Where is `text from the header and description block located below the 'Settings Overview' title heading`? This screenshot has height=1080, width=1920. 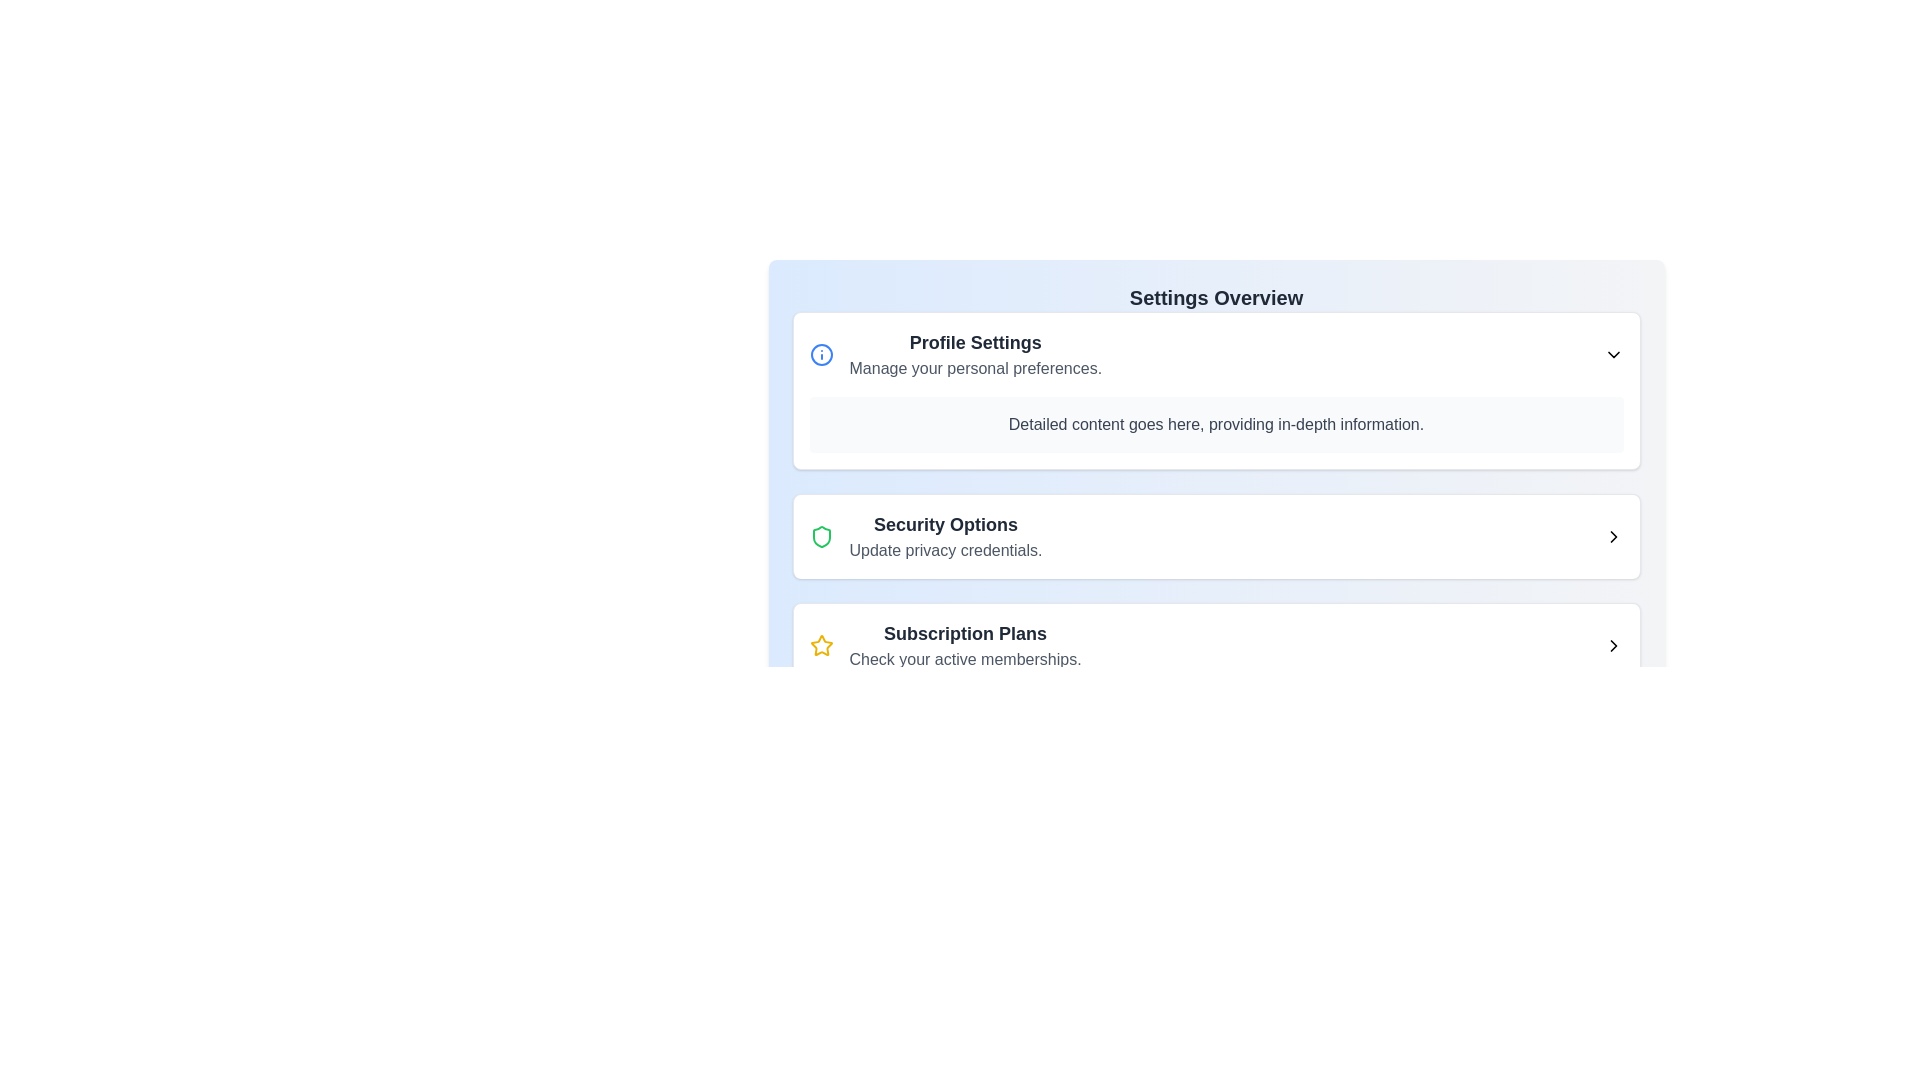 text from the header and description block located below the 'Settings Overview' title heading is located at coordinates (975, 353).